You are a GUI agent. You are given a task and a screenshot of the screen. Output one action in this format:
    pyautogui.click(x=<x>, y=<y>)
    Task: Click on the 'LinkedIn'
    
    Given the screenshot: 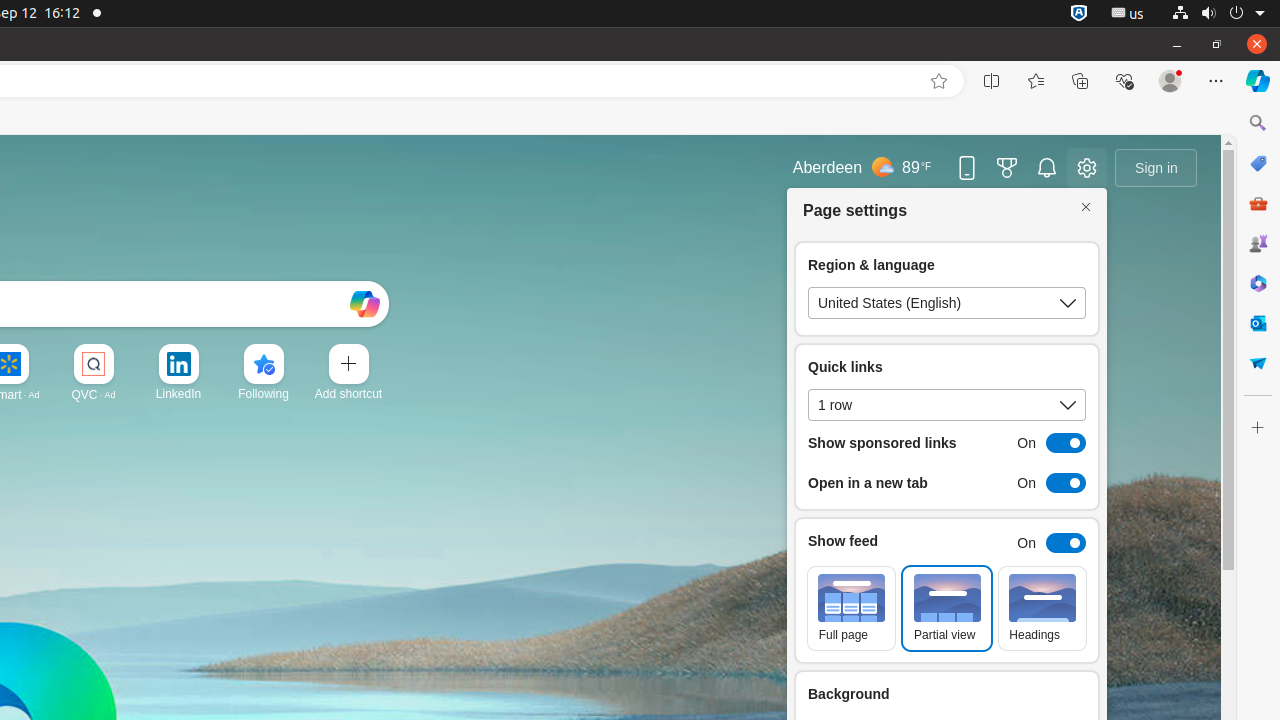 What is the action you would take?
    pyautogui.click(x=178, y=393)
    